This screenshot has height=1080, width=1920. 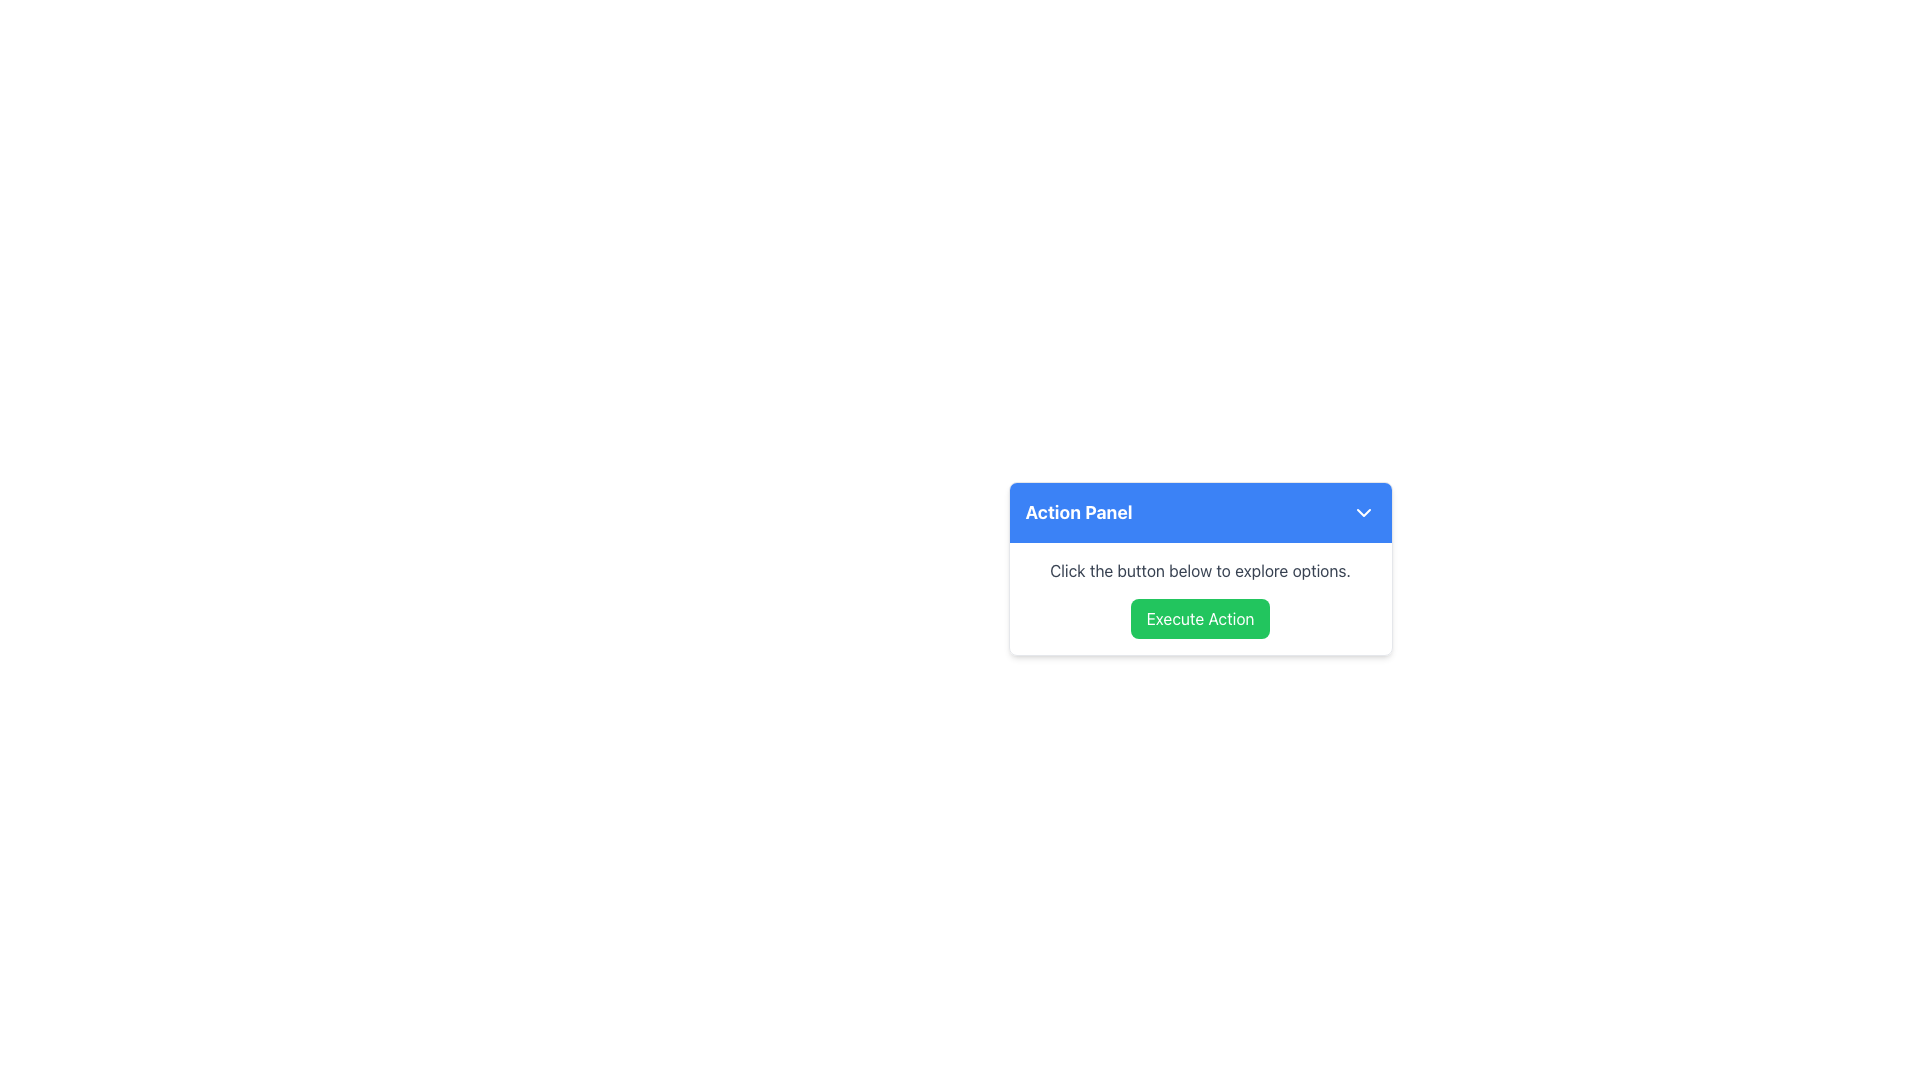 What do you see at coordinates (1200, 569) in the screenshot?
I see `the 'Action Panel', which features a blue header with the title 'Action Panel' and a green button labeled 'Execute Action' at the bottom` at bounding box center [1200, 569].